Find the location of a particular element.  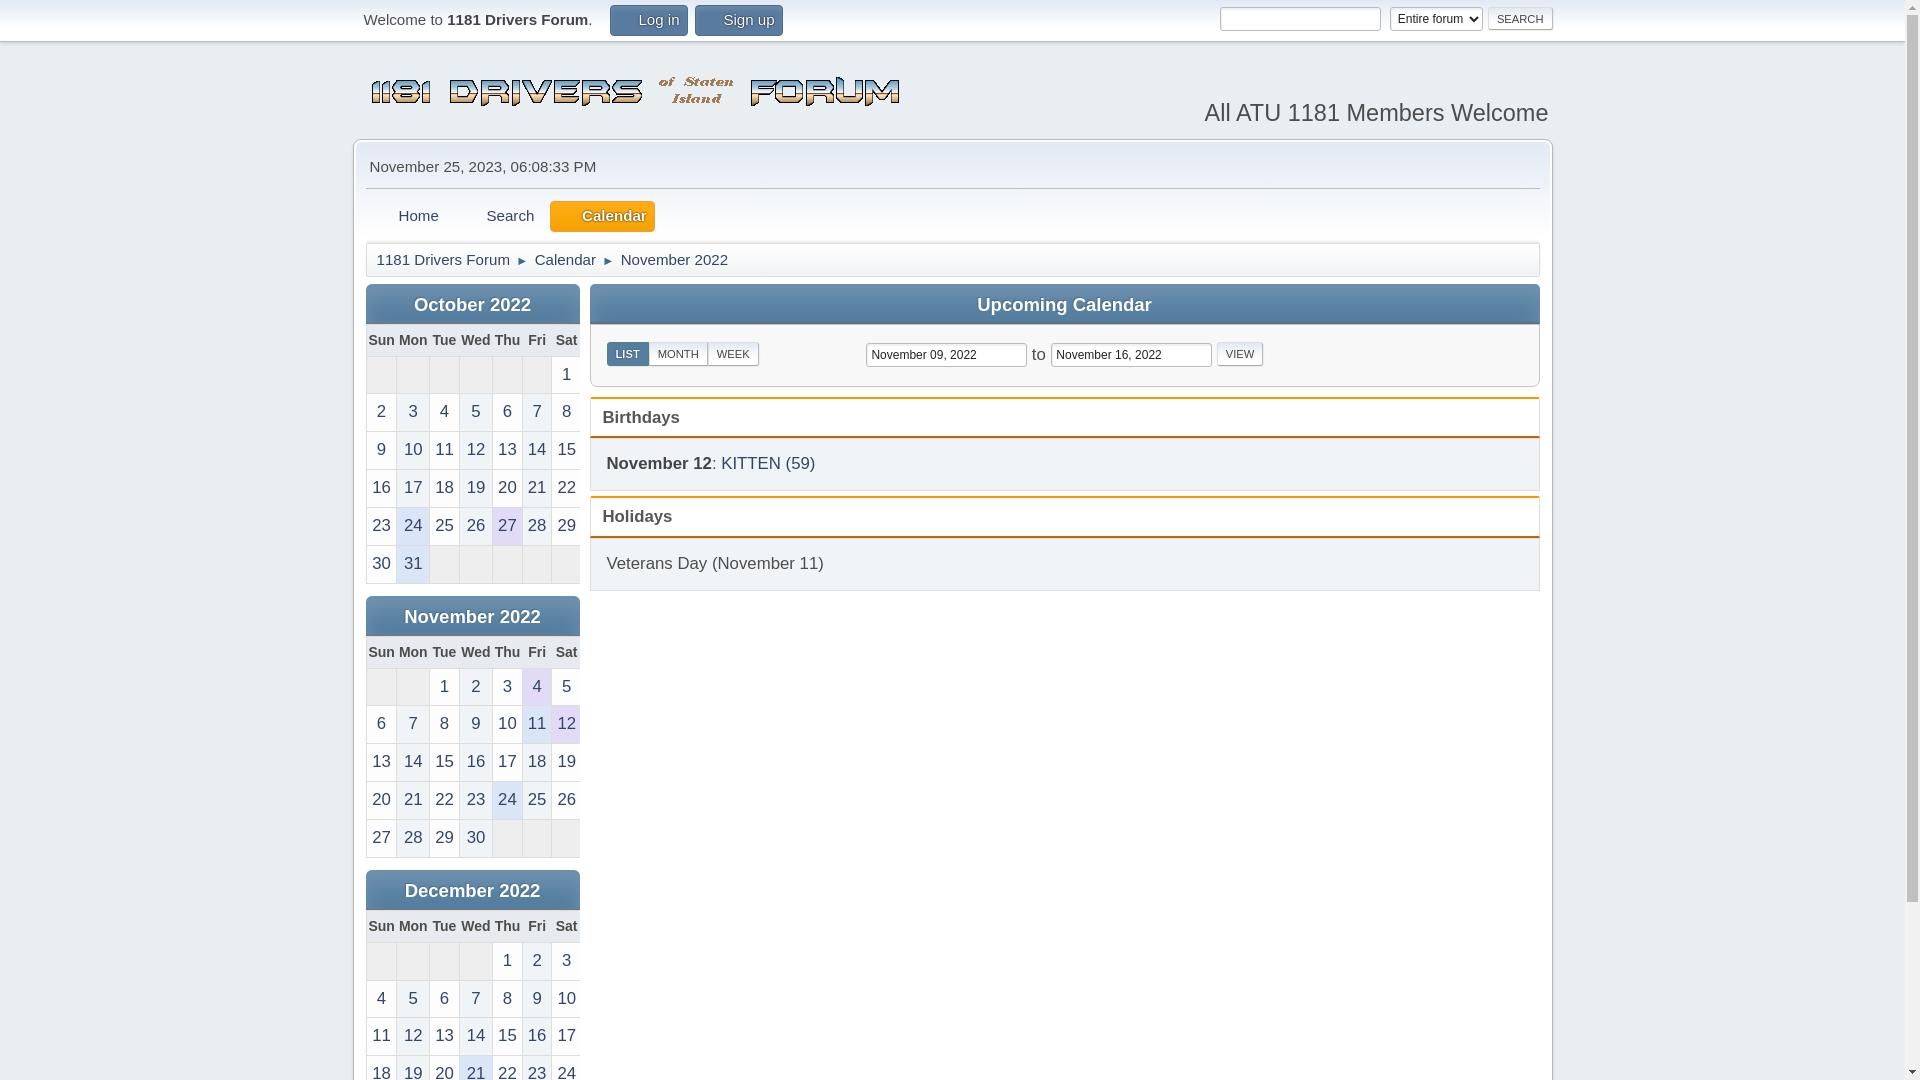

'9' is located at coordinates (537, 999).